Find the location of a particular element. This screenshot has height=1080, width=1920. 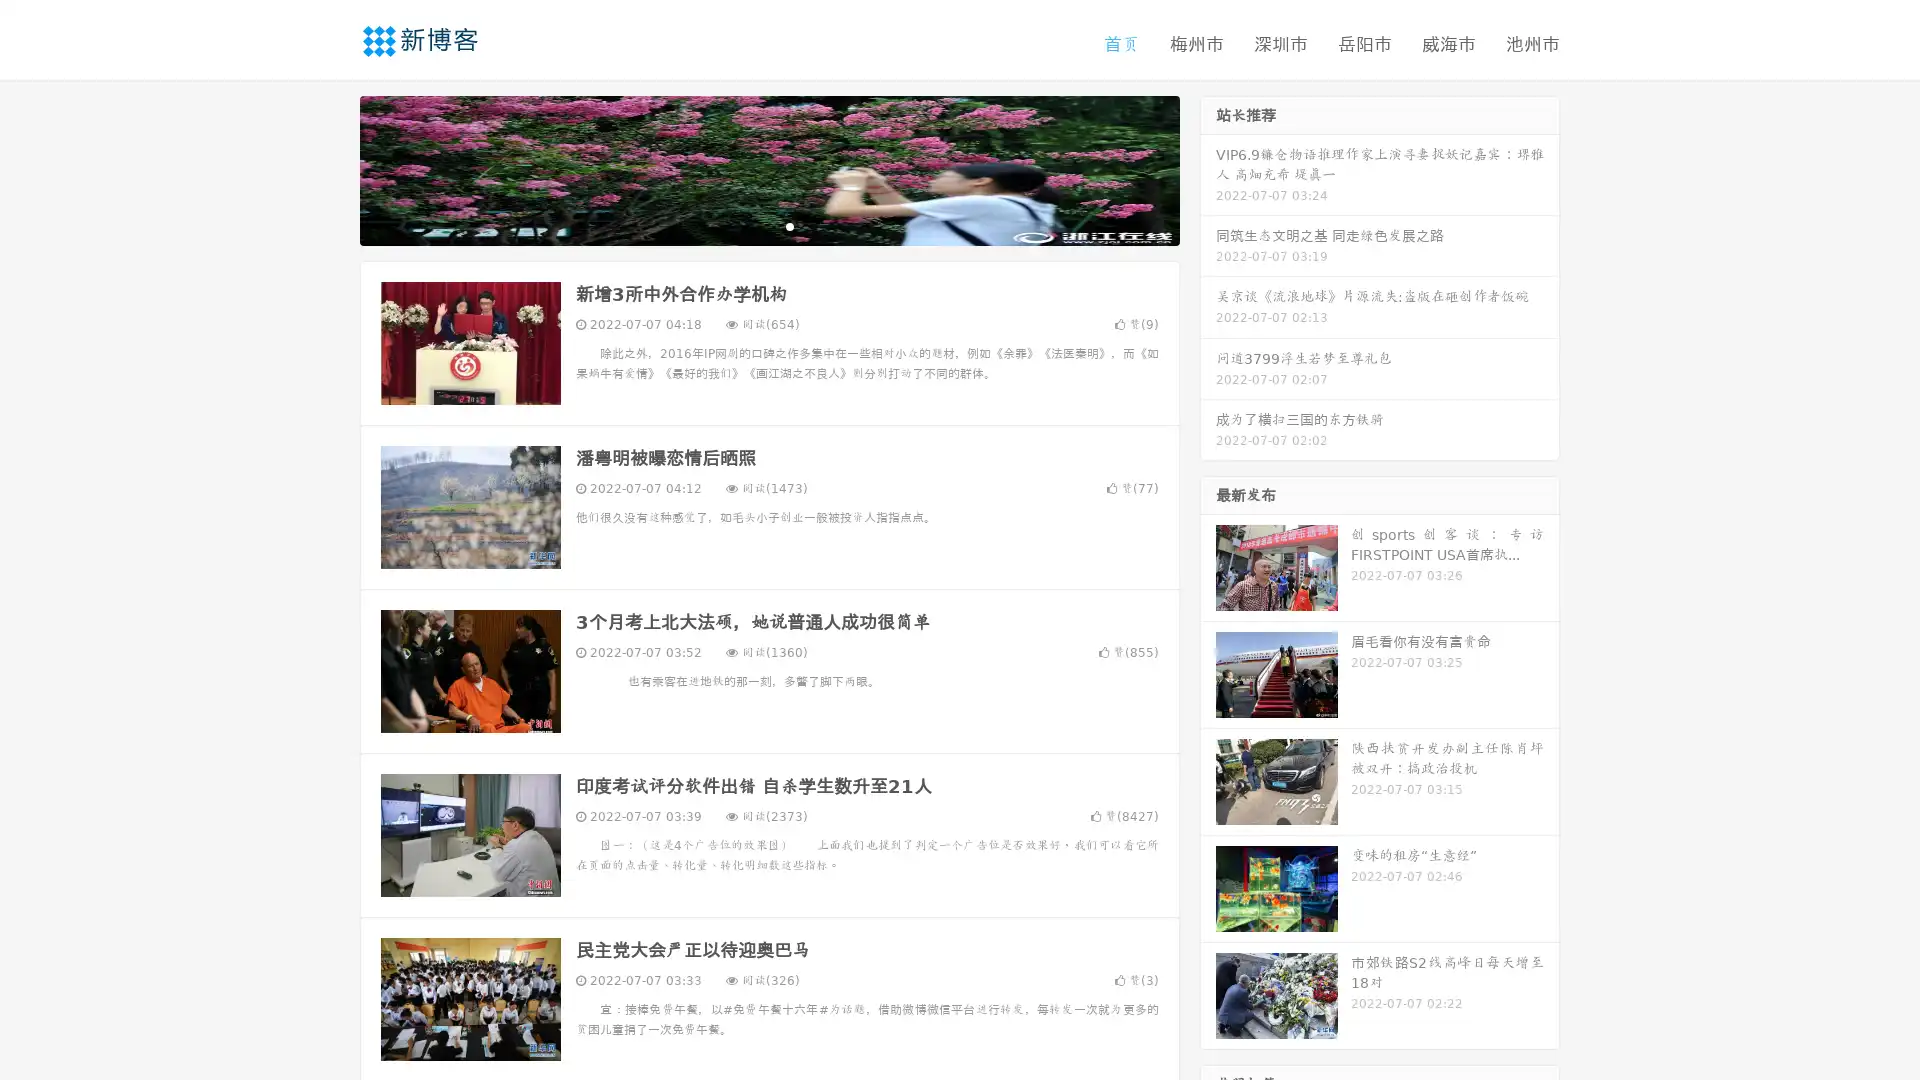

Go to slide 2 is located at coordinates (768, 225).